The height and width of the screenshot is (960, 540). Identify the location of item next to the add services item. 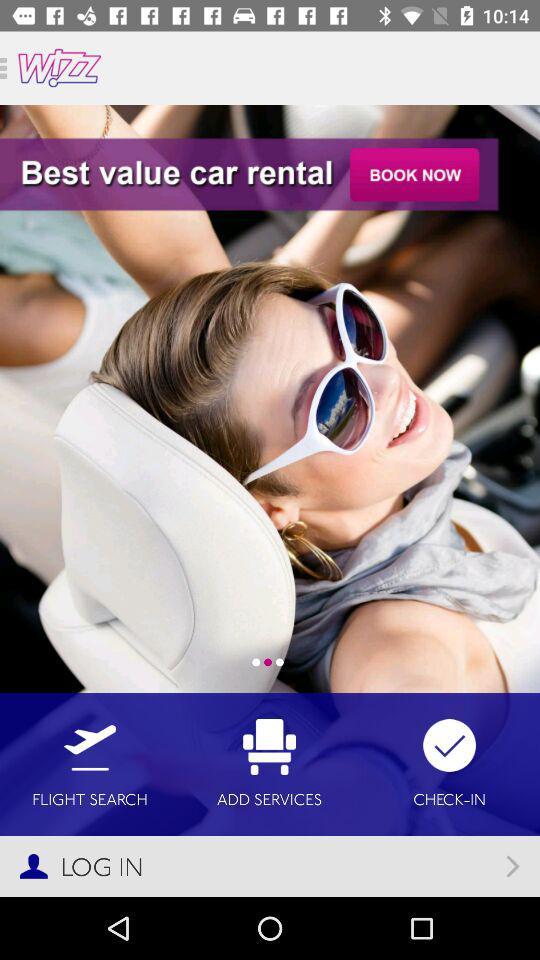
(89, 763).